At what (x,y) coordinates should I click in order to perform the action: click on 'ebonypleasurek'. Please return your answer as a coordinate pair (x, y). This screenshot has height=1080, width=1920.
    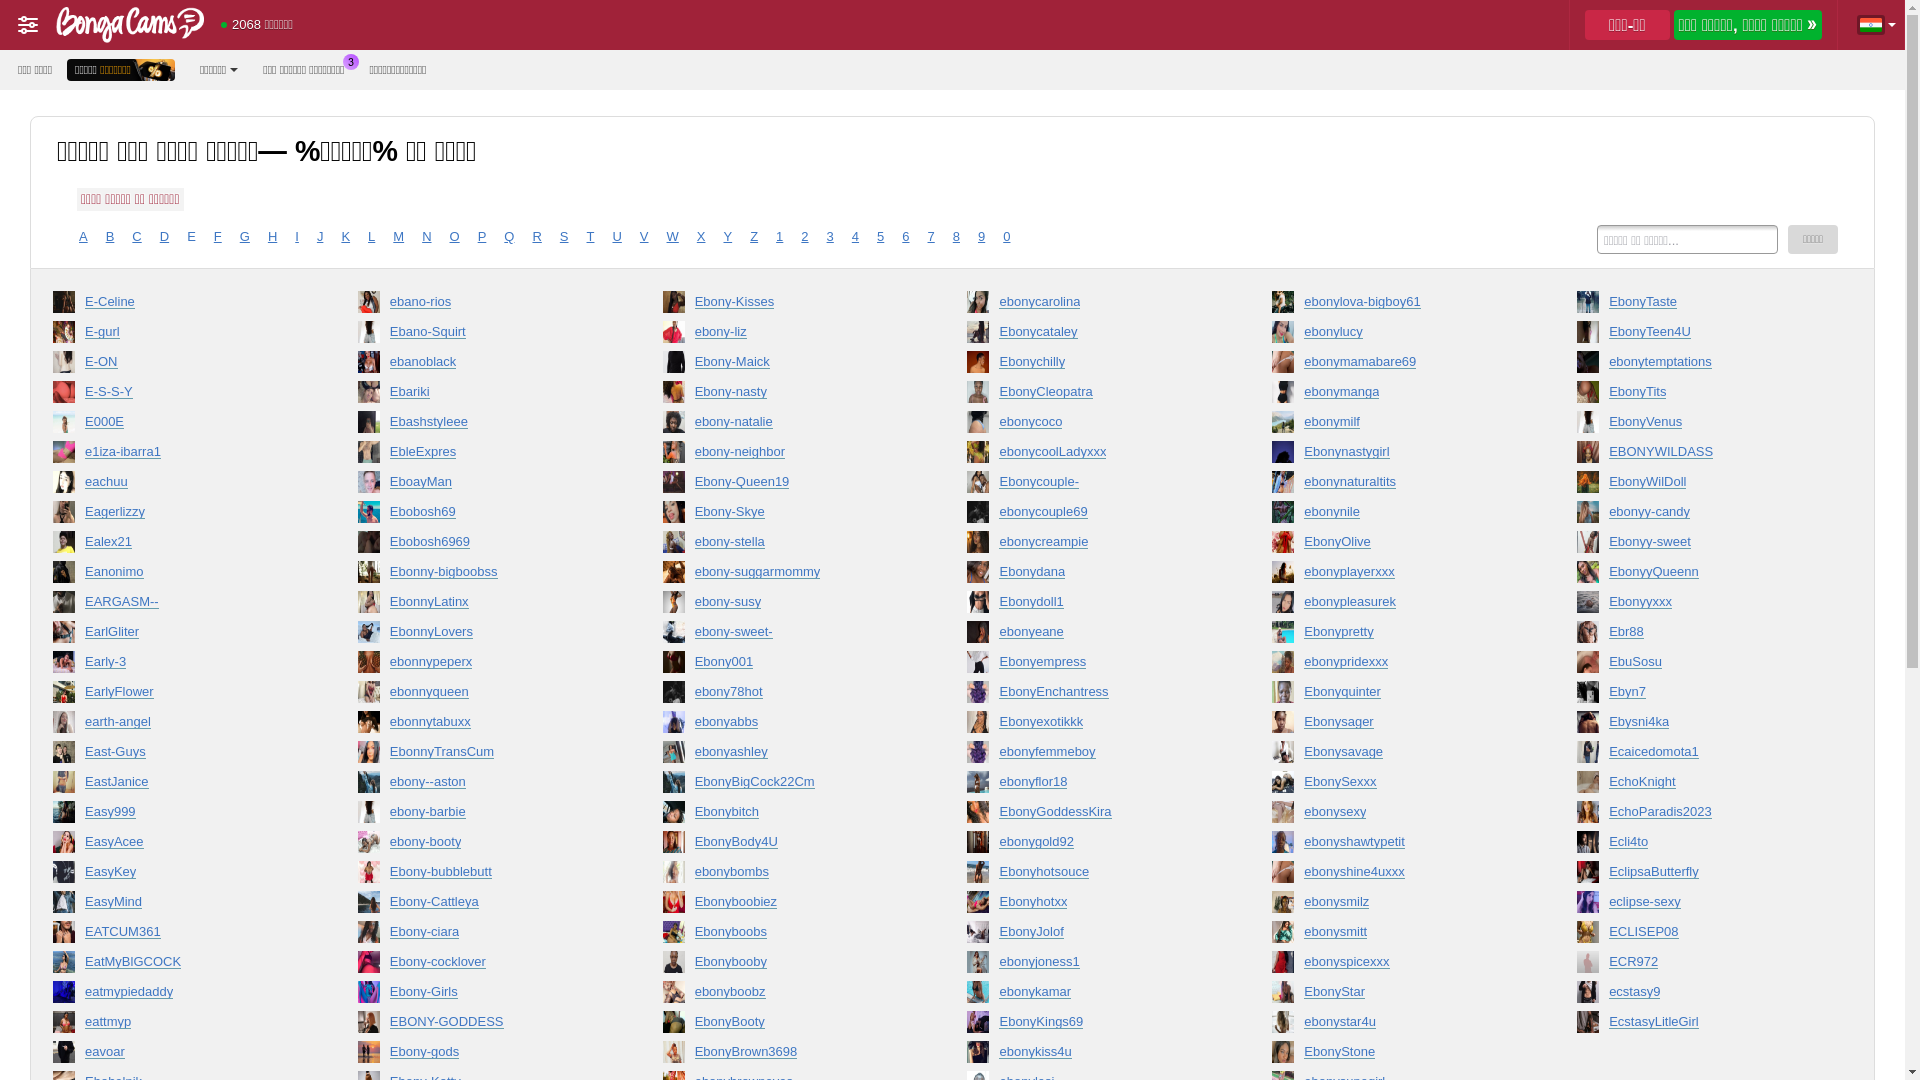
    Looking at the image, I should click on (1395, 604).